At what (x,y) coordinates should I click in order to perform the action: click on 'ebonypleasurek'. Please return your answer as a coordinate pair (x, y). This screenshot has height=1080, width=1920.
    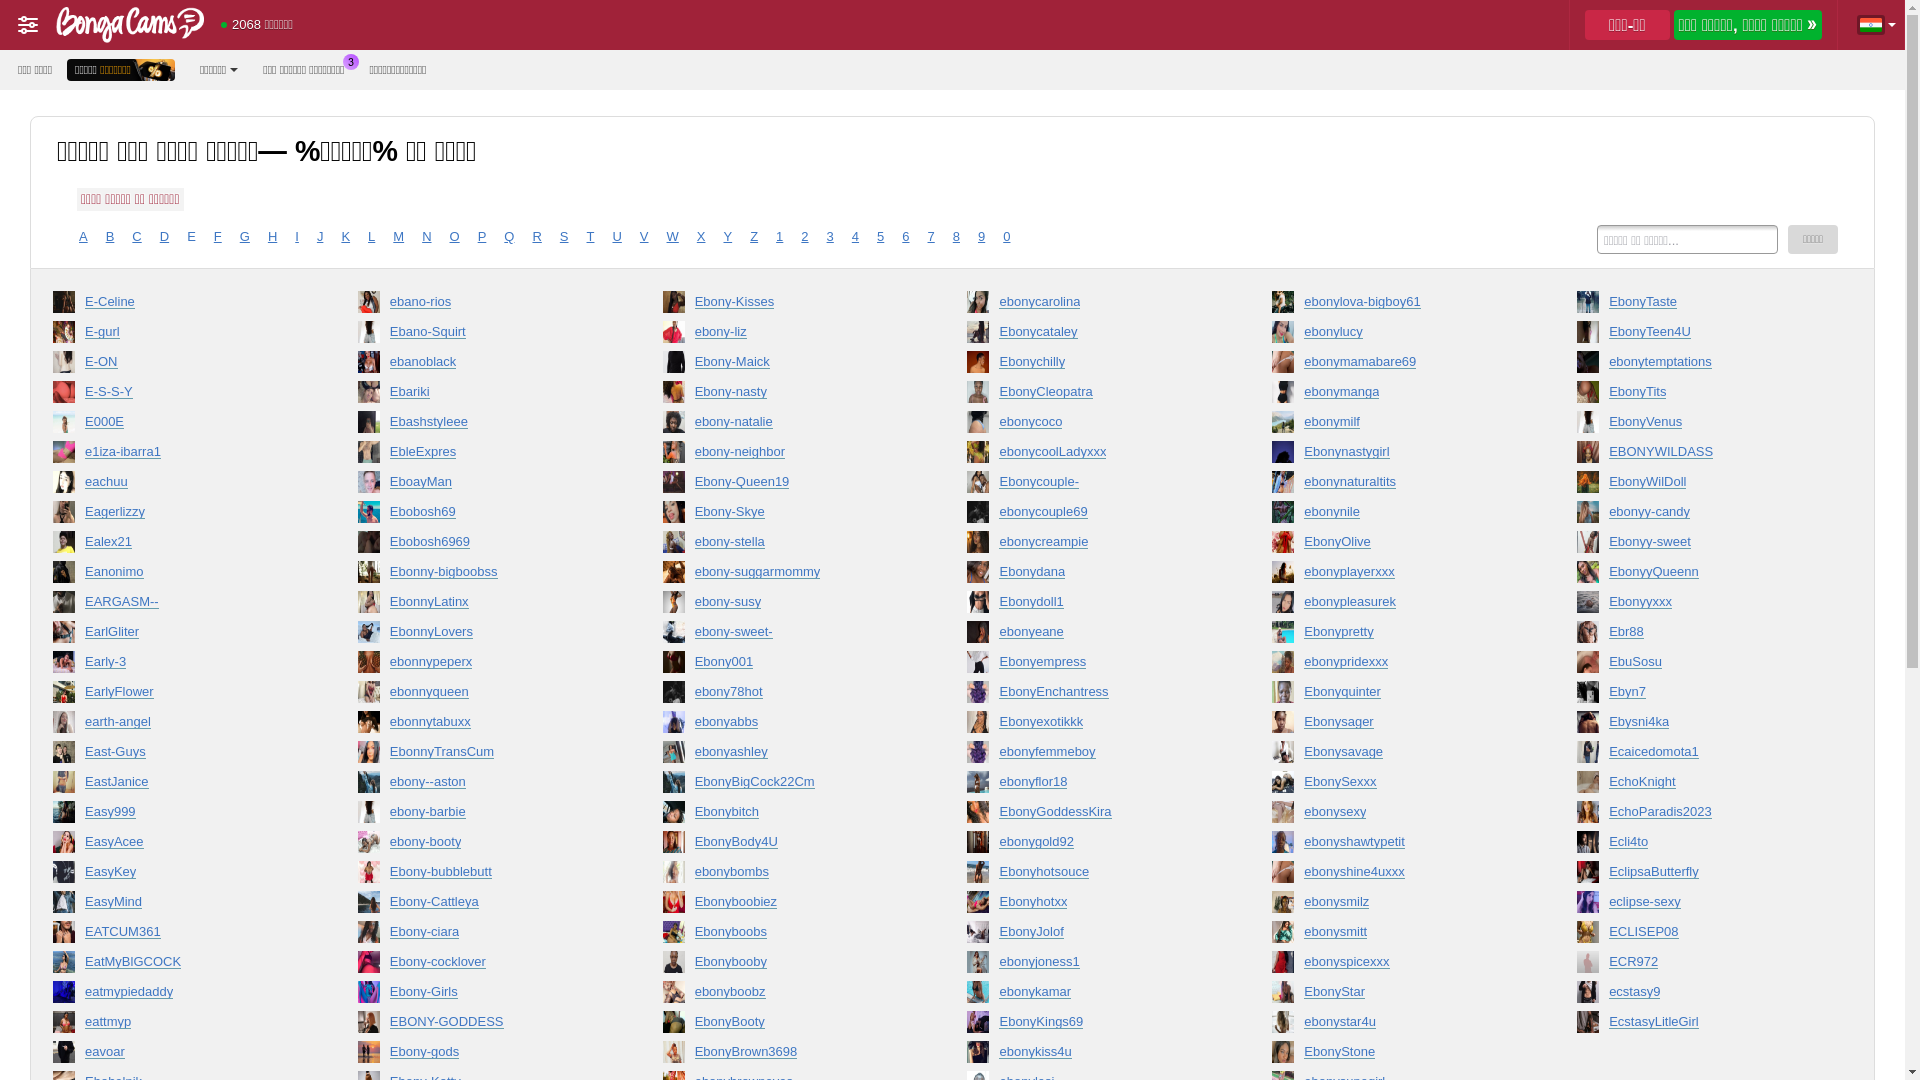
    Looking at the image, I should click on (1395, 604).